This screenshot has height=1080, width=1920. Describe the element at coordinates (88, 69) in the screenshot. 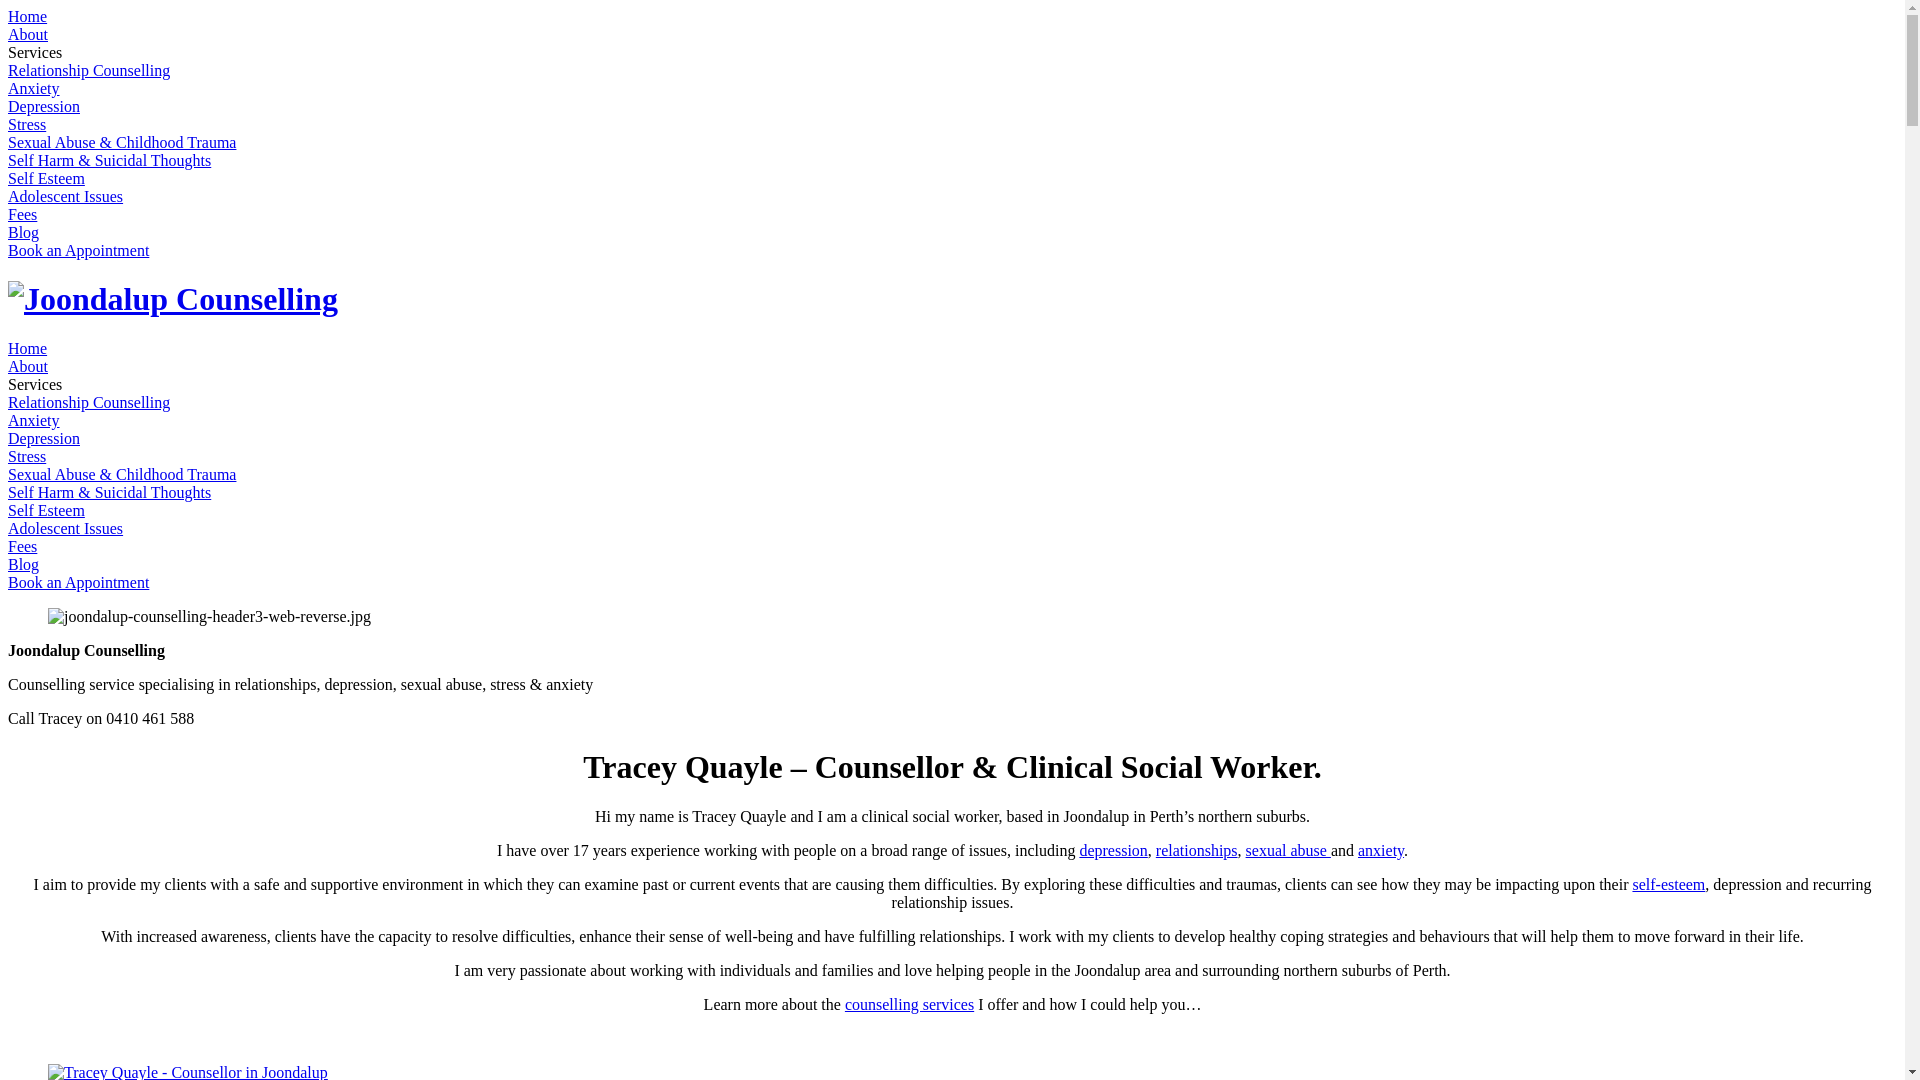

I see `'Relationship Counselling'` at that location.